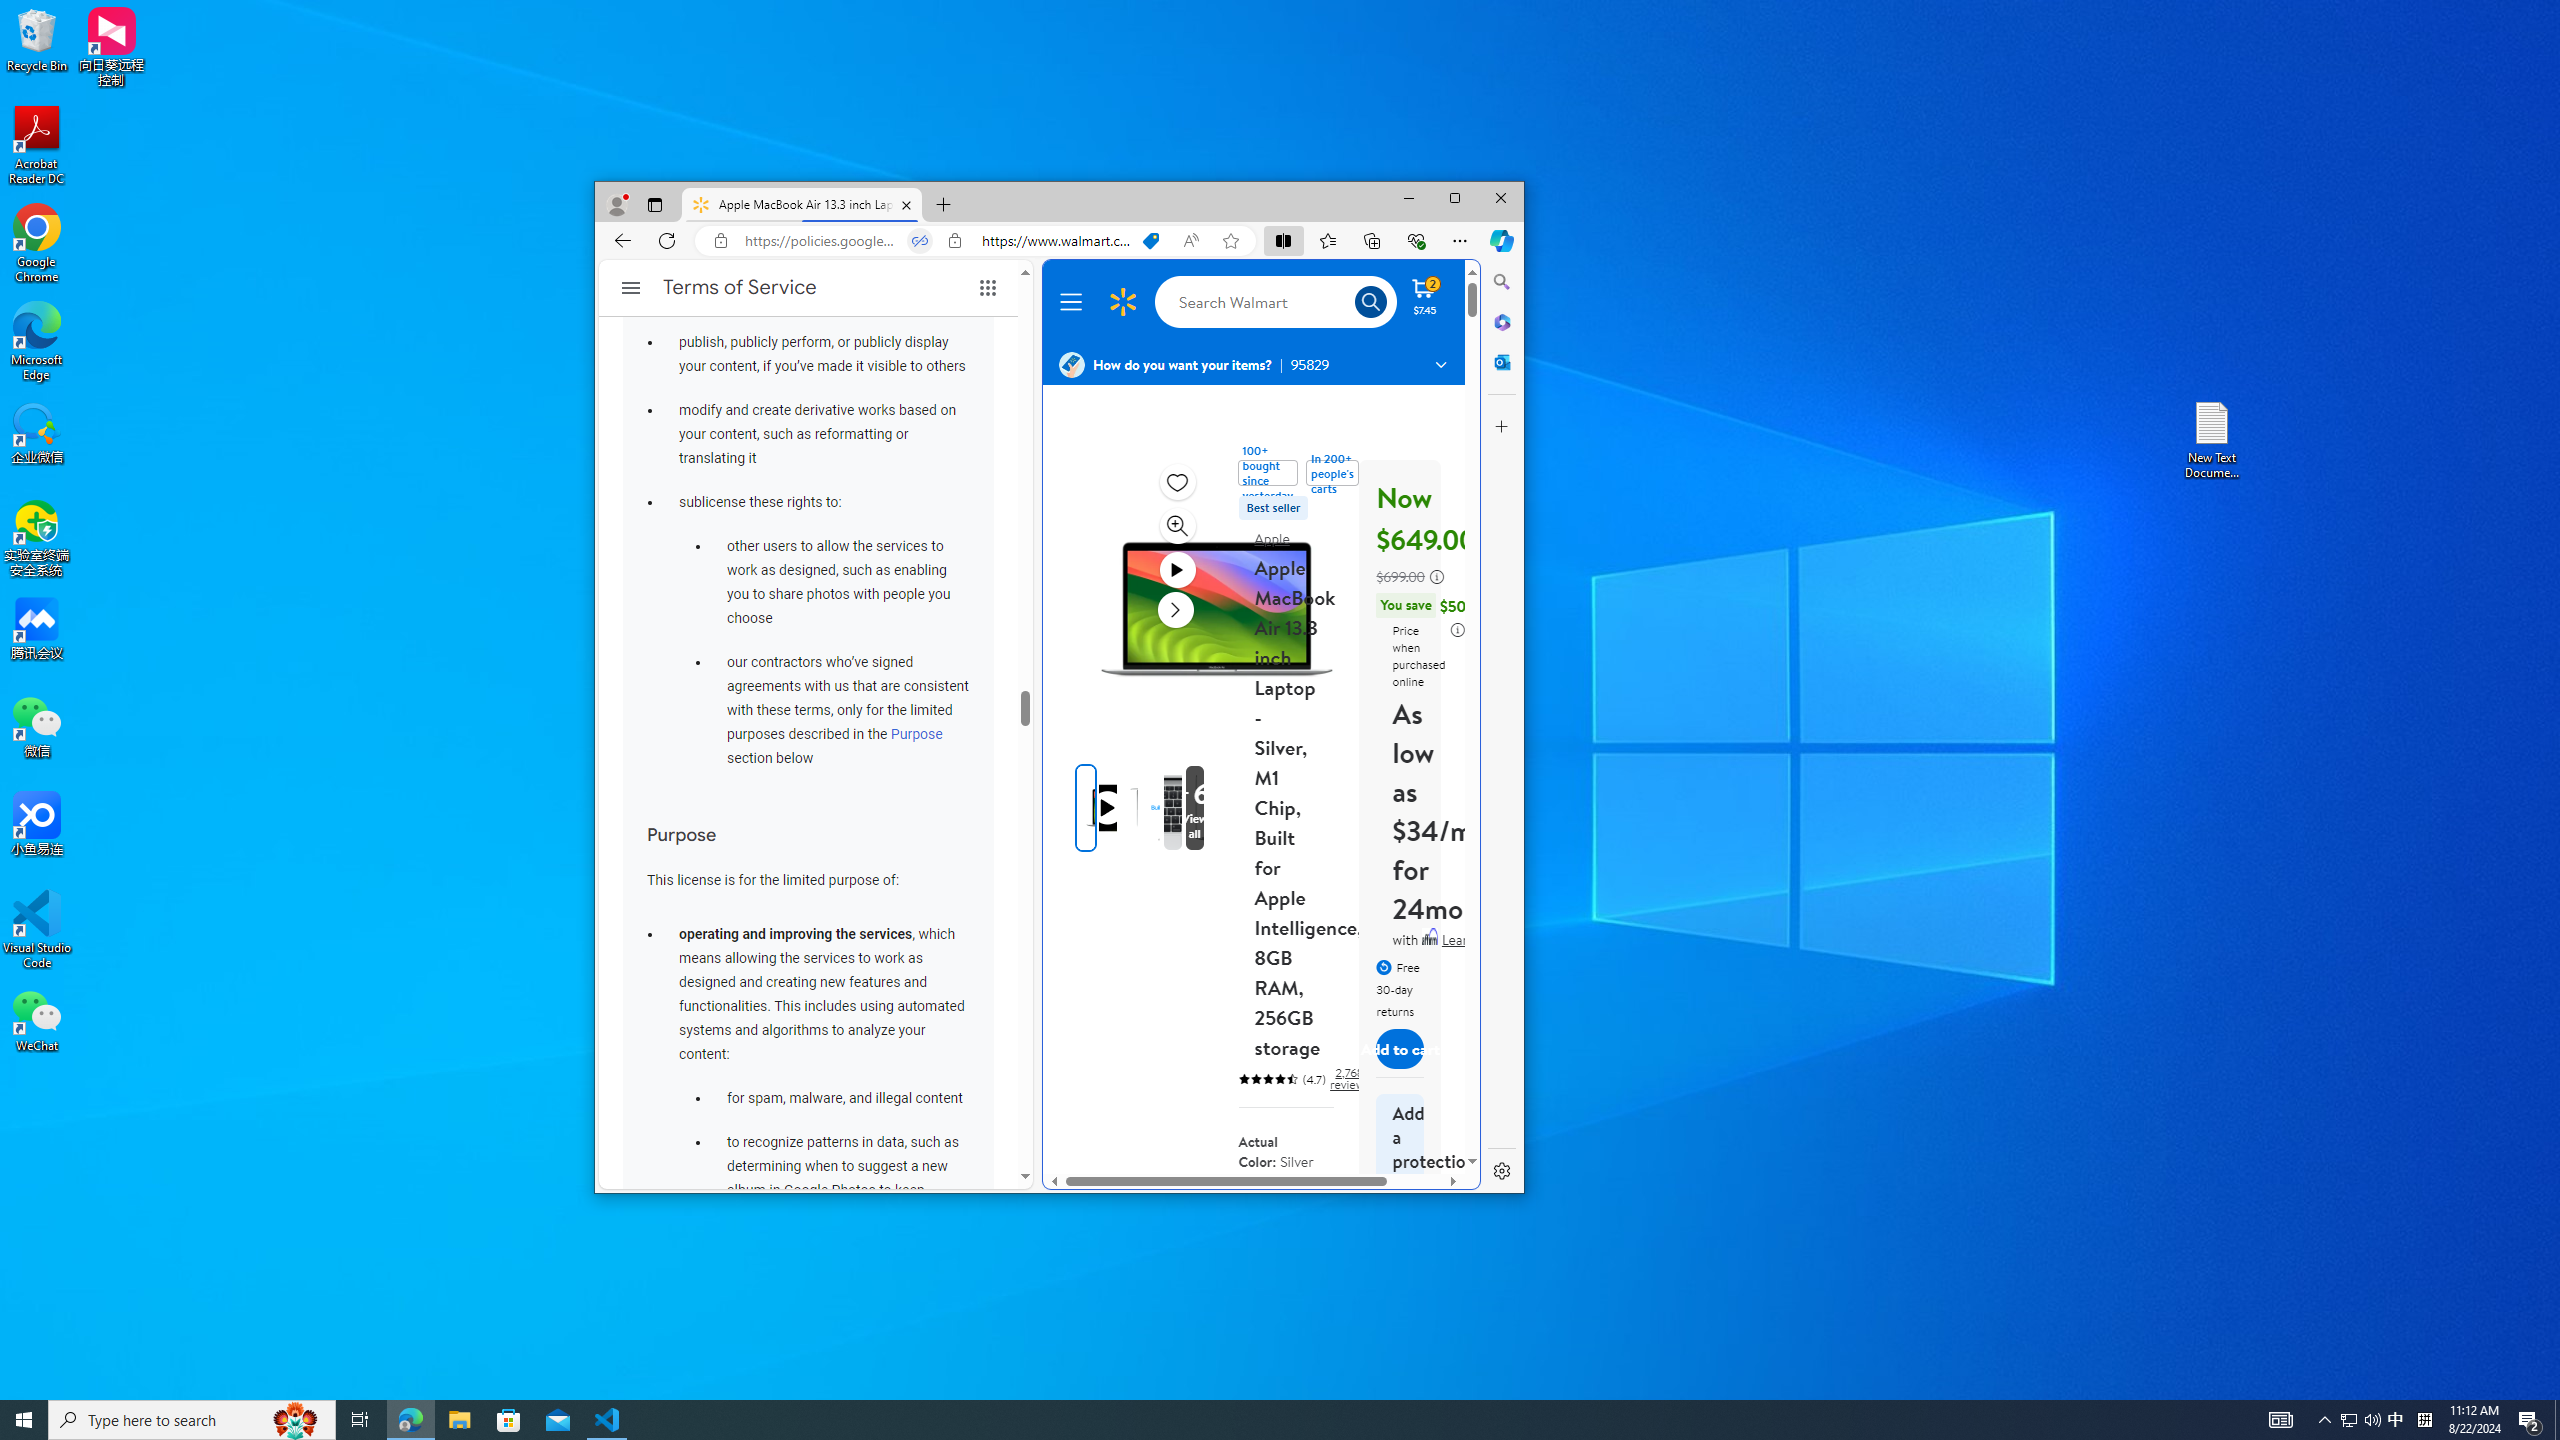 The height and width of the screenshot is (1440, 2560). I want to click on 'WeChat', so click(36, 1019).